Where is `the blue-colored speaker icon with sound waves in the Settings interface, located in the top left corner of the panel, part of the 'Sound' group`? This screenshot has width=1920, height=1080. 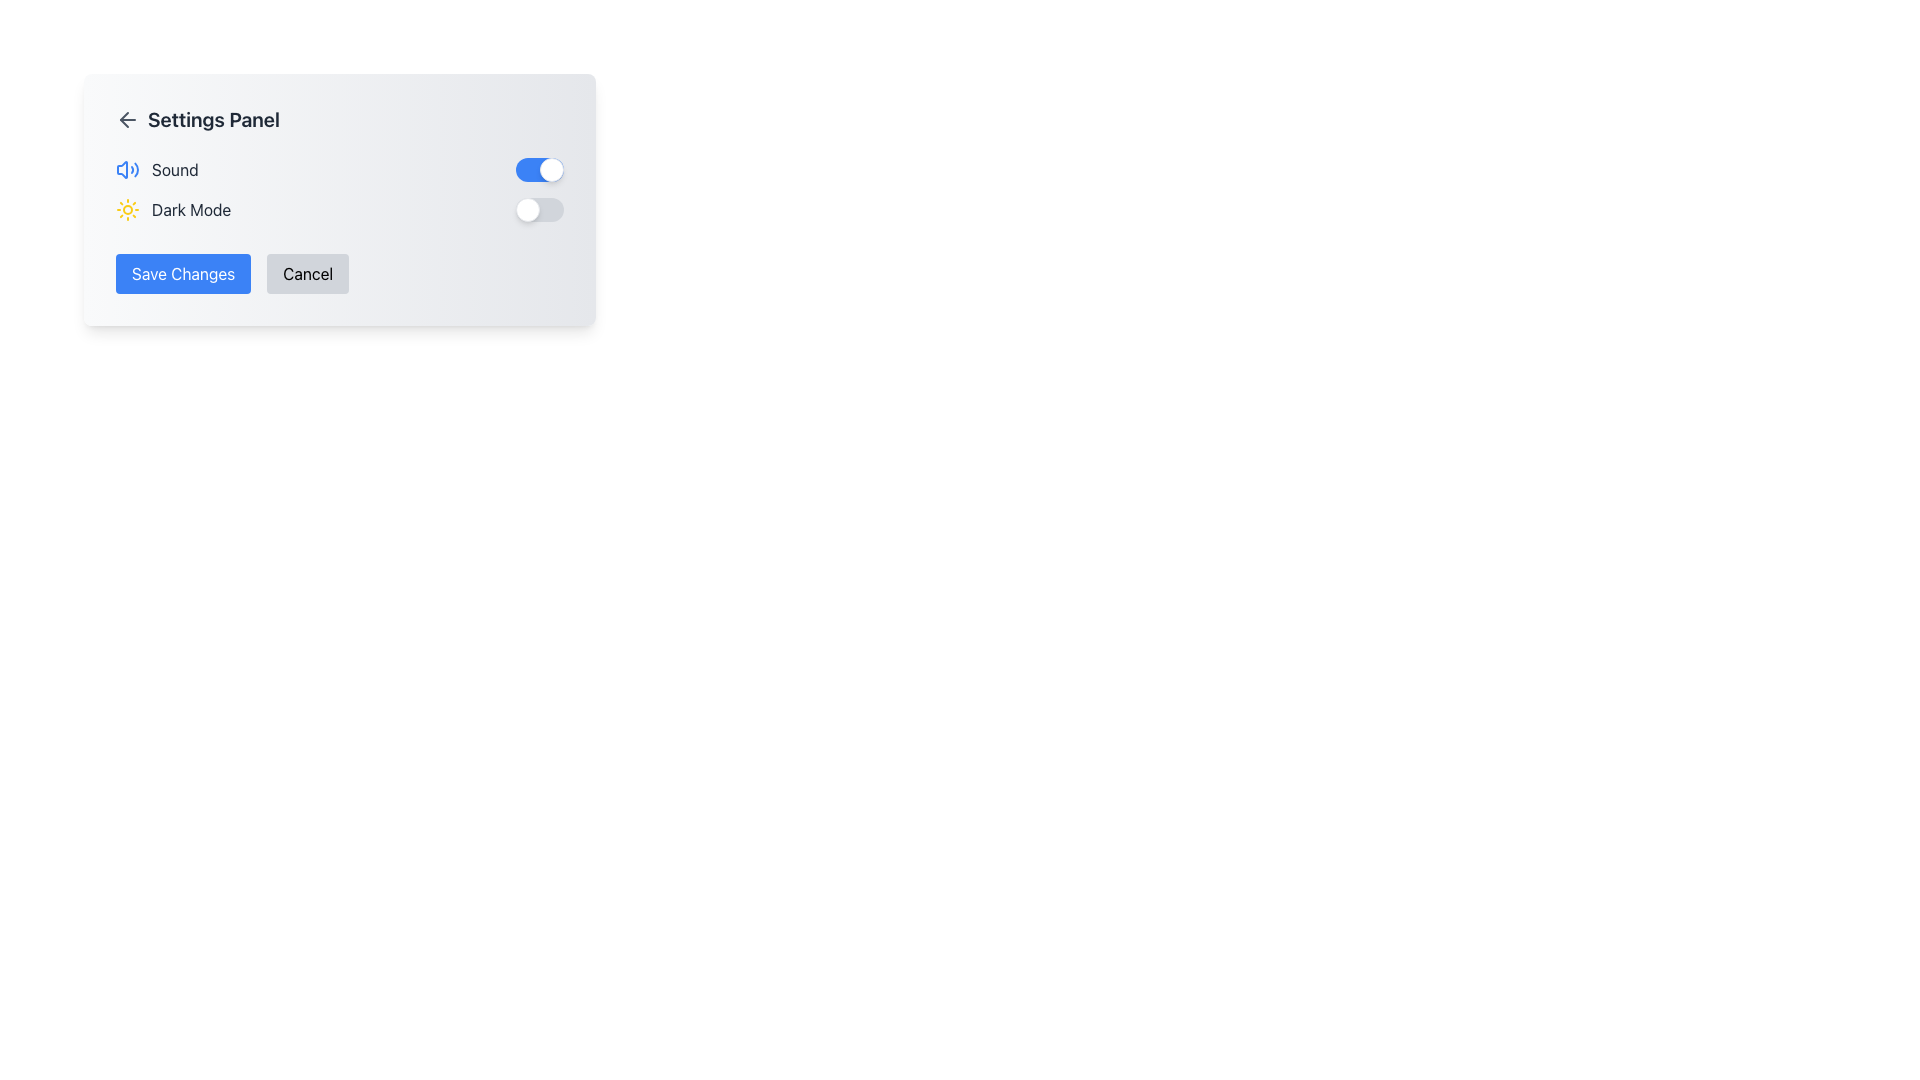 the blue-colored speaker icon with sound waves in the Settings interface, located in the top left corner of the panel, part of the 'Sound' group is located at coordinates (127, 168).